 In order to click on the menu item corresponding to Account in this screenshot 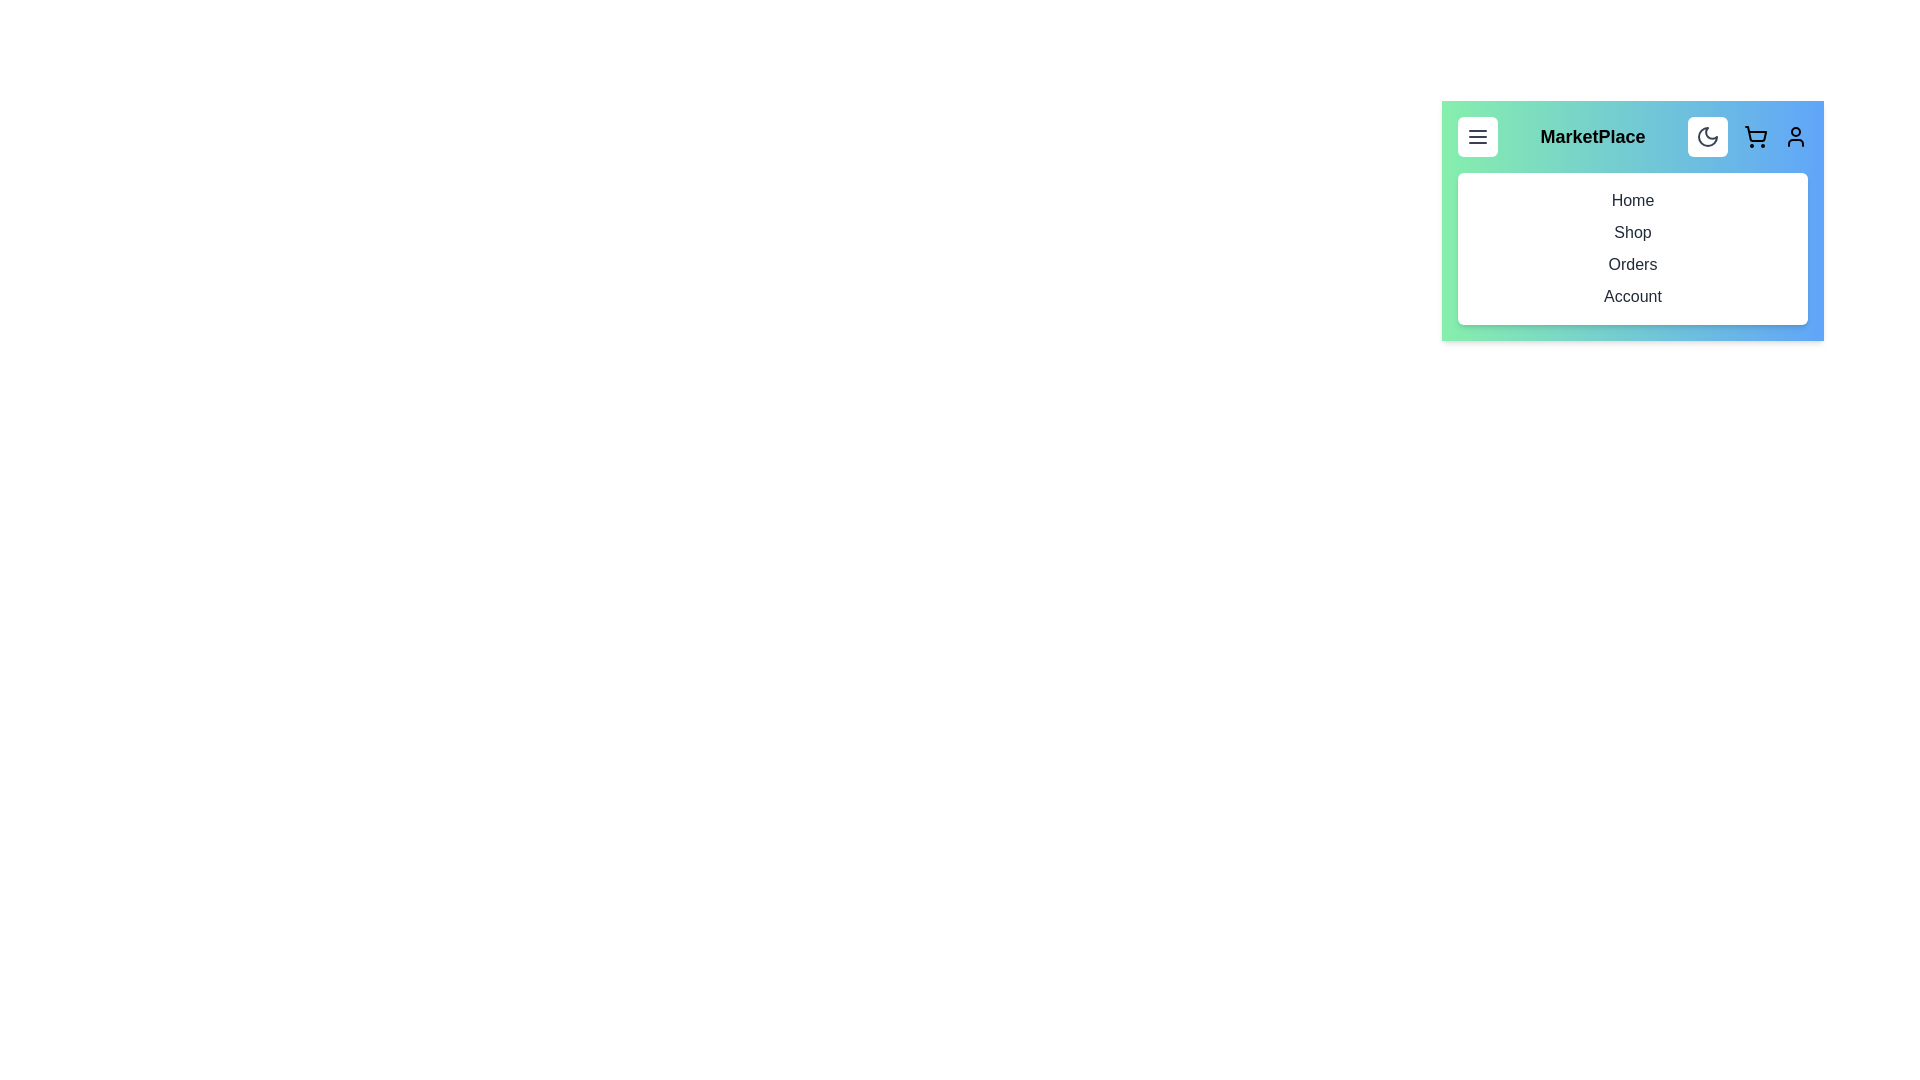, I will do `click(1632, 297)`.